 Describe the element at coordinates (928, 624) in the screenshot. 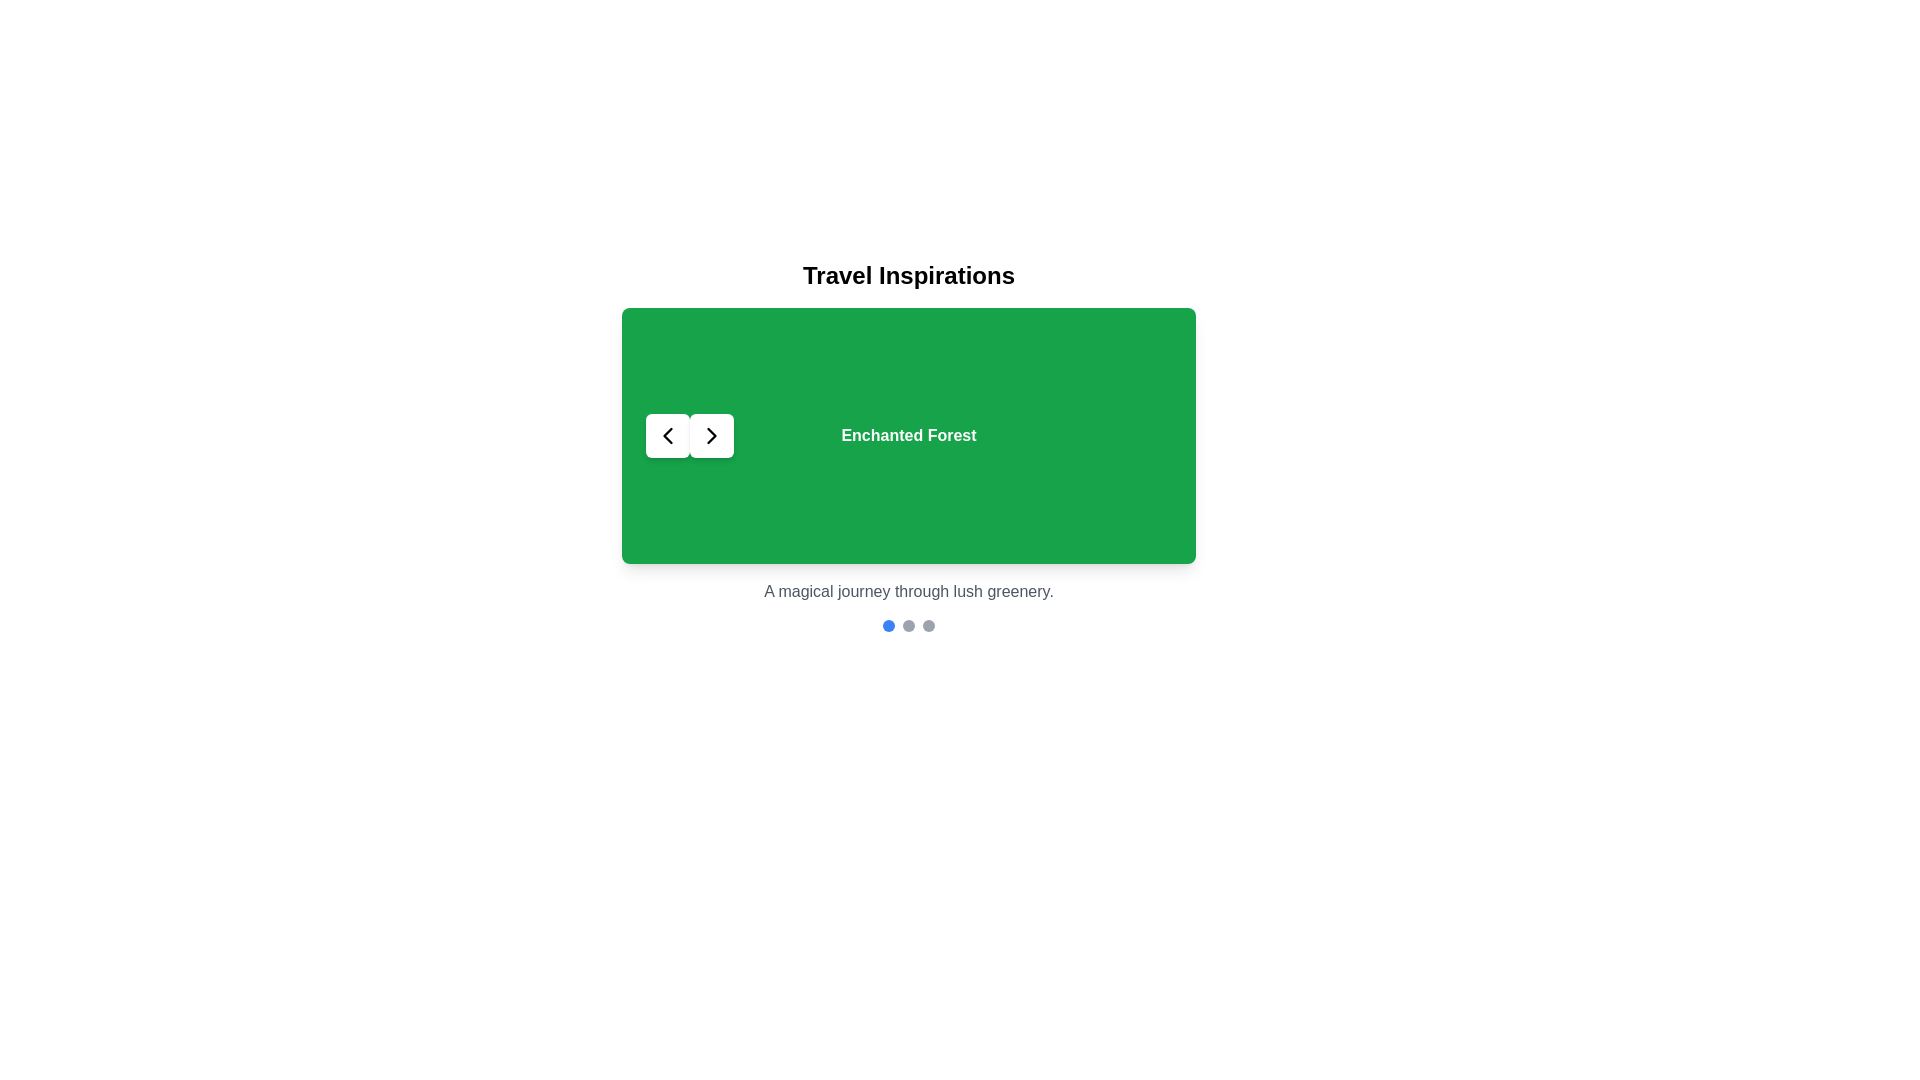

I see `the third Indicator Dot in the carousel, which is positioned below the green card and to the right of the blue and gray dots` at that location.